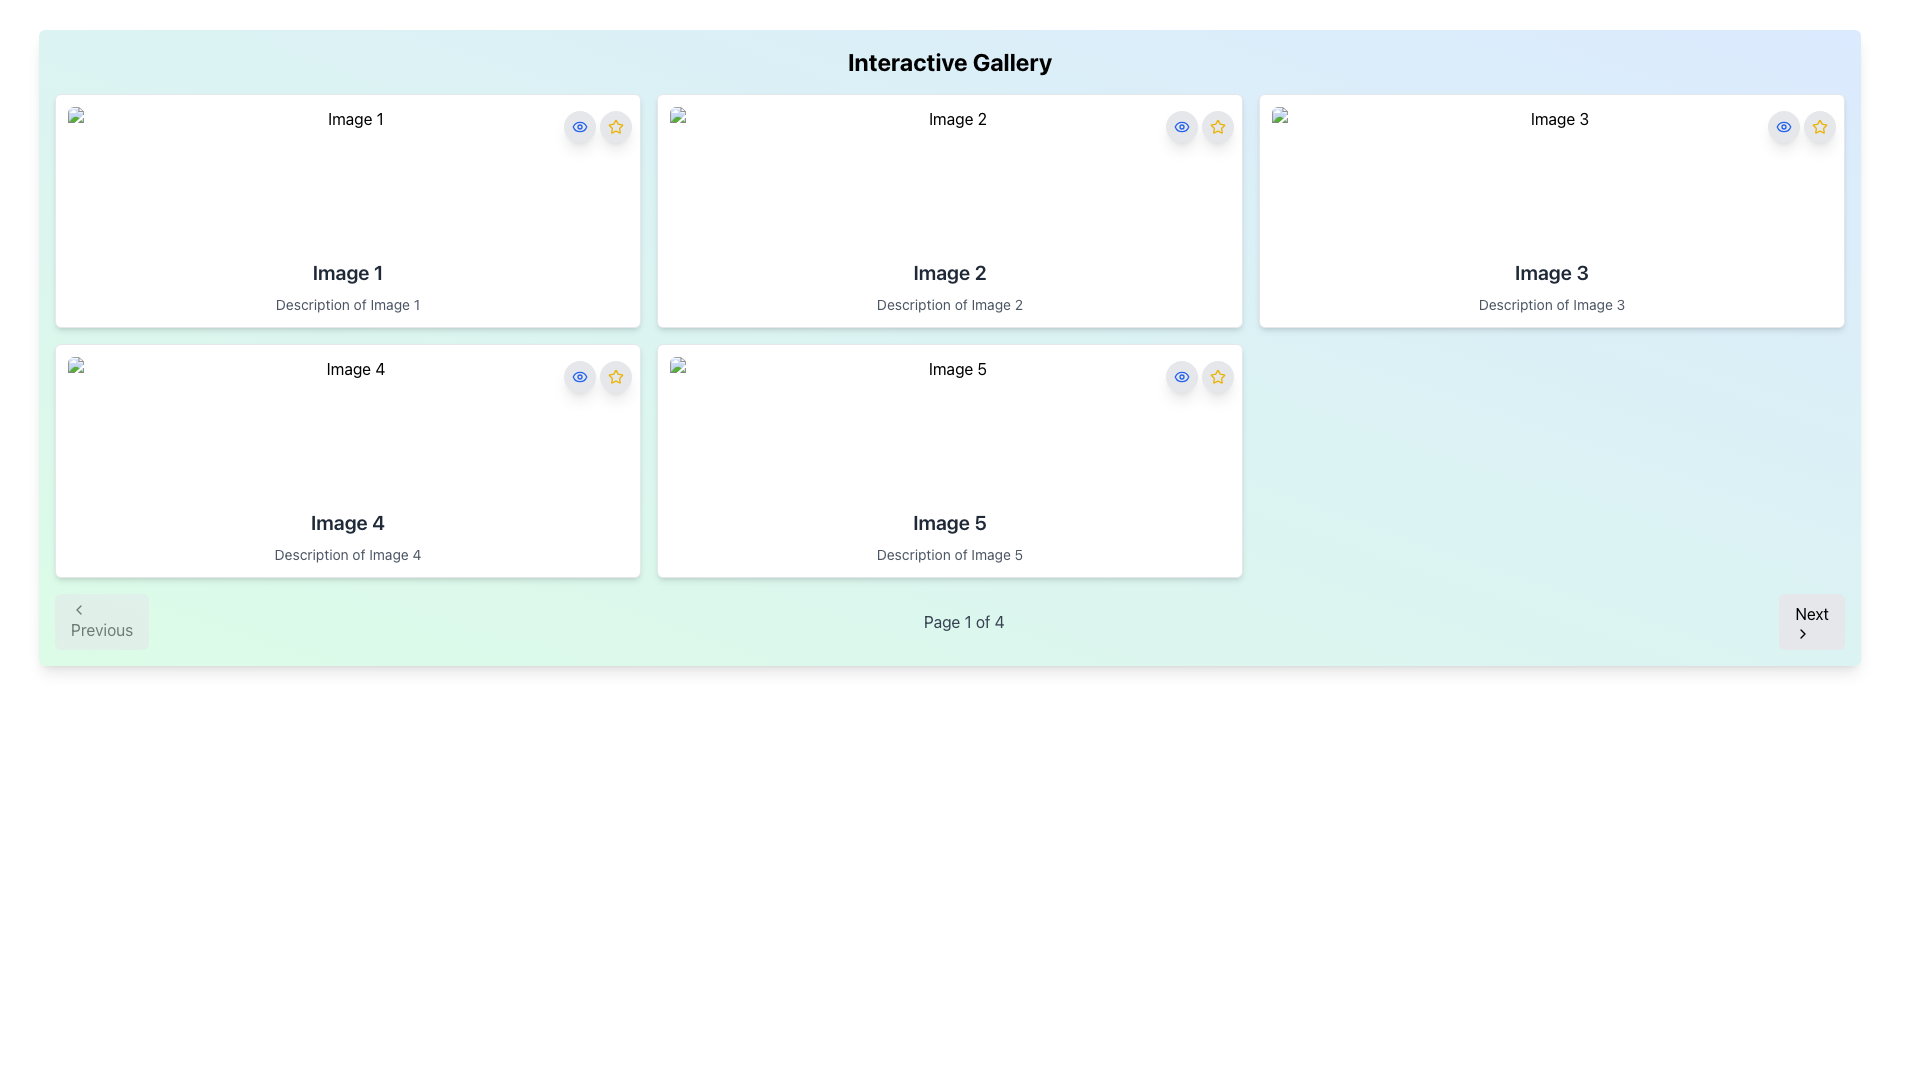  What do you see at coordinates (347, 177) in the screenshot?
I see `the thumbnail image labeled 'Image 1' located` at bounding box center [347, 177].